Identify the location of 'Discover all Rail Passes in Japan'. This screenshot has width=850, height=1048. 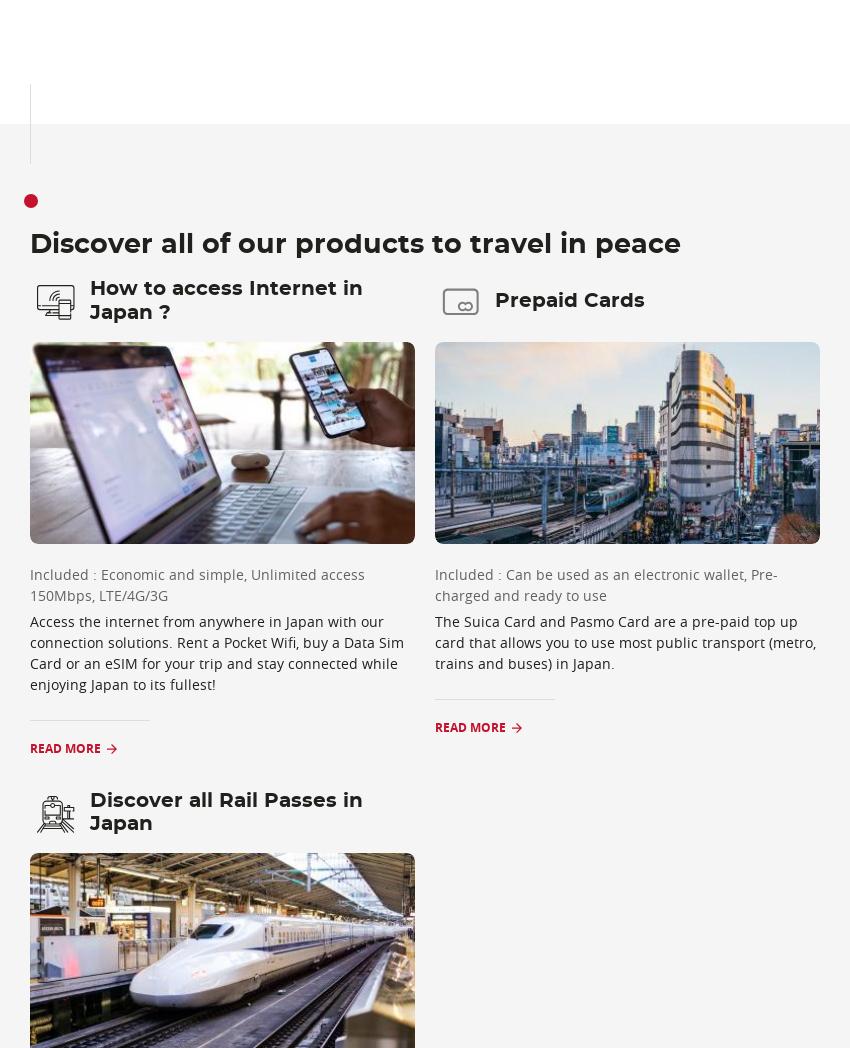
(226, 810).